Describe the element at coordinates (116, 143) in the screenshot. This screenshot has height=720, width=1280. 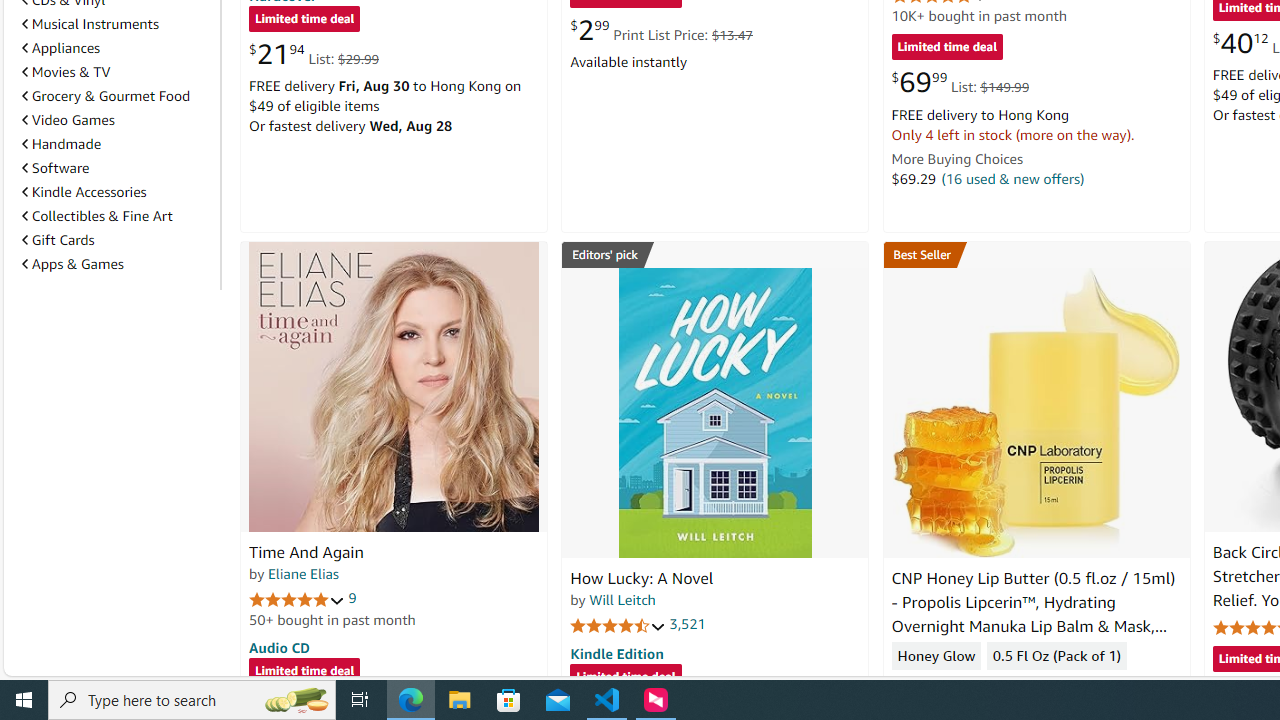
I see `'Handmade'` at that location.